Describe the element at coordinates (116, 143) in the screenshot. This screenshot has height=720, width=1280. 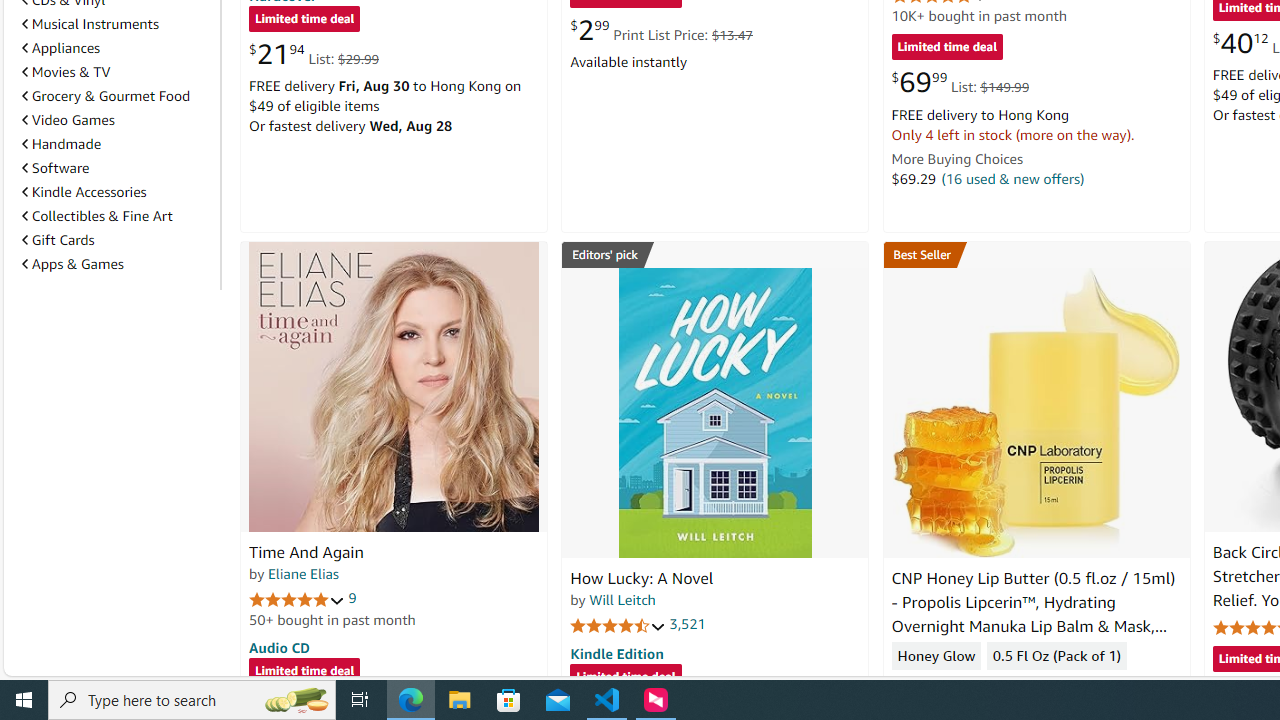
I see `'Handmade'` at that location.